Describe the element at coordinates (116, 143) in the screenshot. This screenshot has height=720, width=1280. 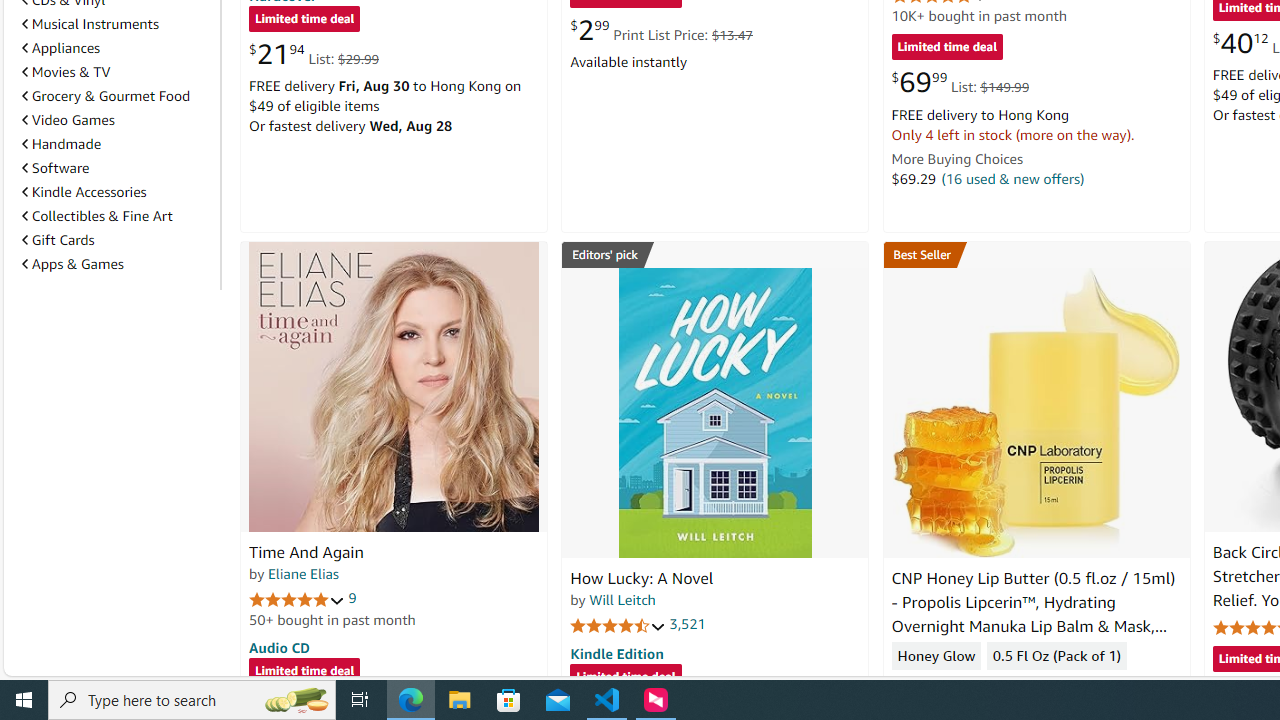
I see `'Handmade'` at that location.